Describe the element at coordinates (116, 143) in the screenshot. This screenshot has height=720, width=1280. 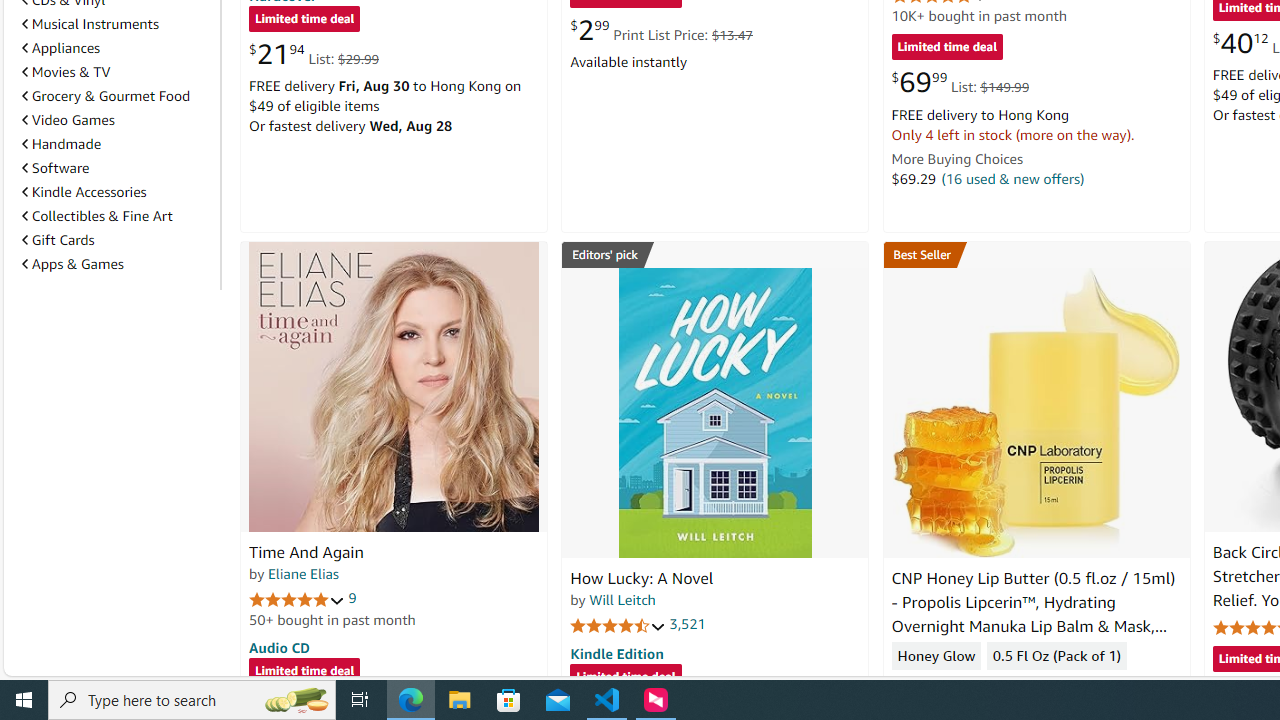
I see `'Handmade'` at that location.